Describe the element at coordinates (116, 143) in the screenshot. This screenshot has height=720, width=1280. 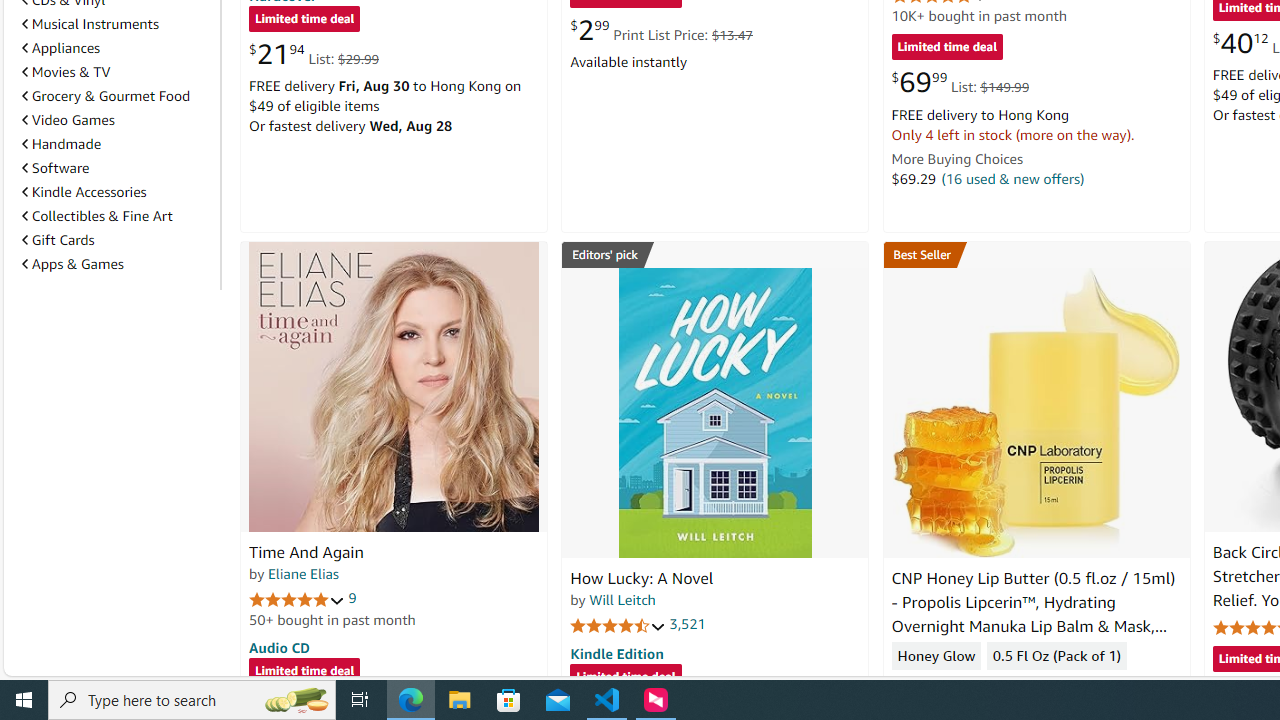
I see `'Handmade'` at that location.